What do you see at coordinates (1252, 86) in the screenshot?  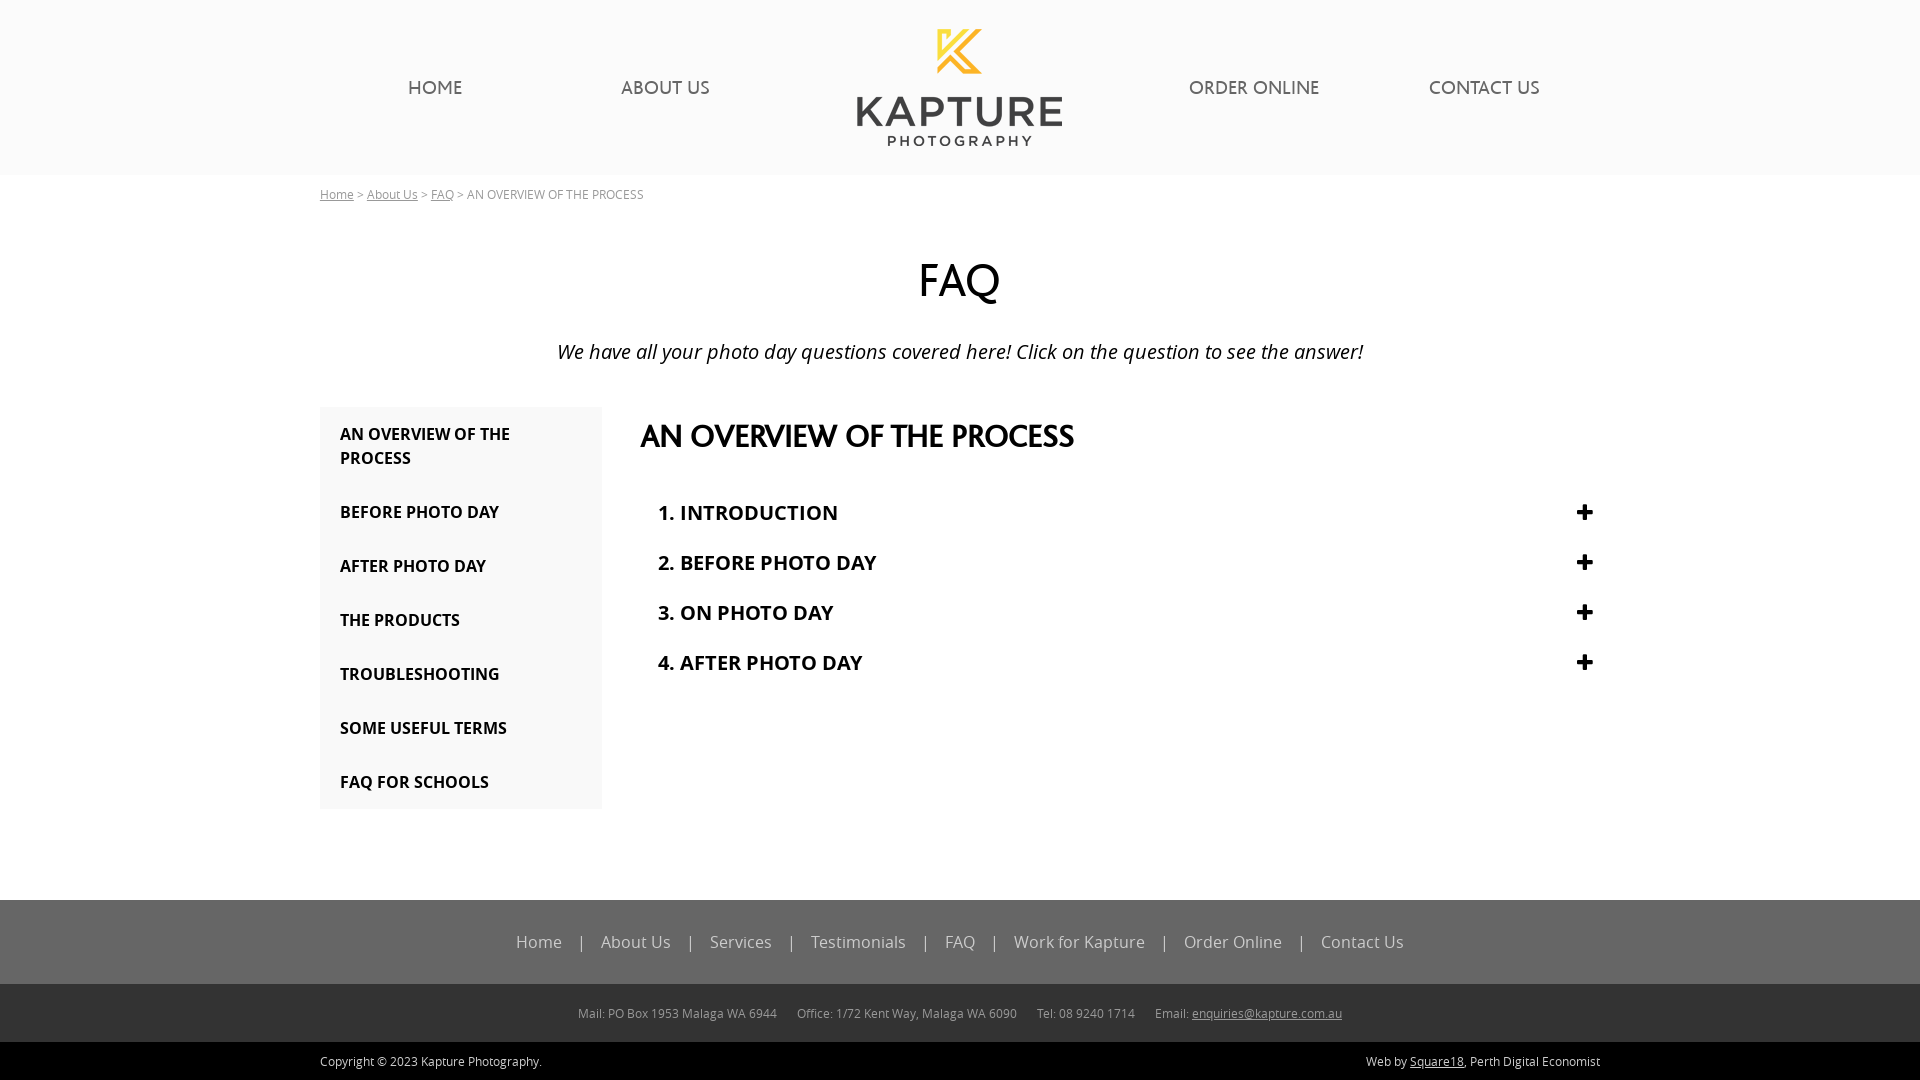 I see `'ORDER ONLINE'` at bounding box center [1252, 86].